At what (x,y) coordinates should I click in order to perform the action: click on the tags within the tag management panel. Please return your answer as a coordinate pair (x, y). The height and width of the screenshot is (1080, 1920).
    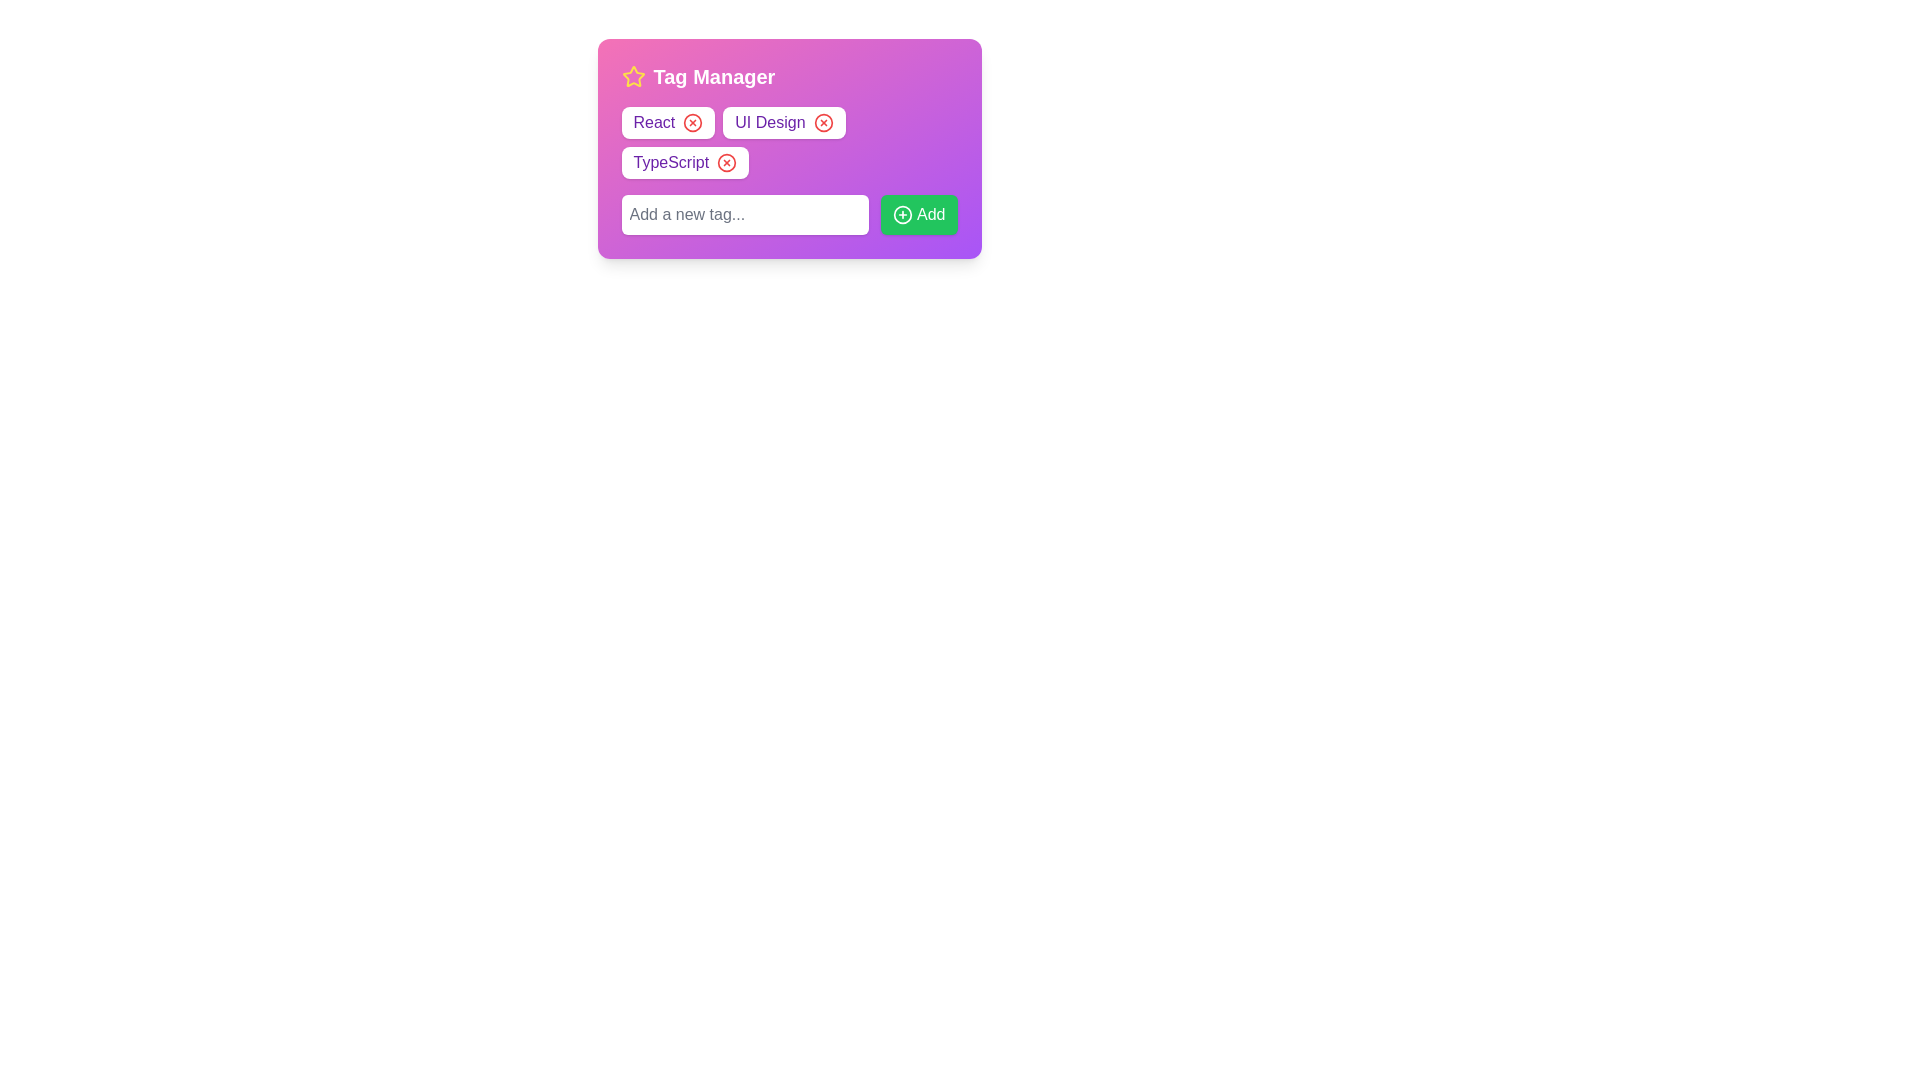
    Looking at the image, I should click on (788, 148).